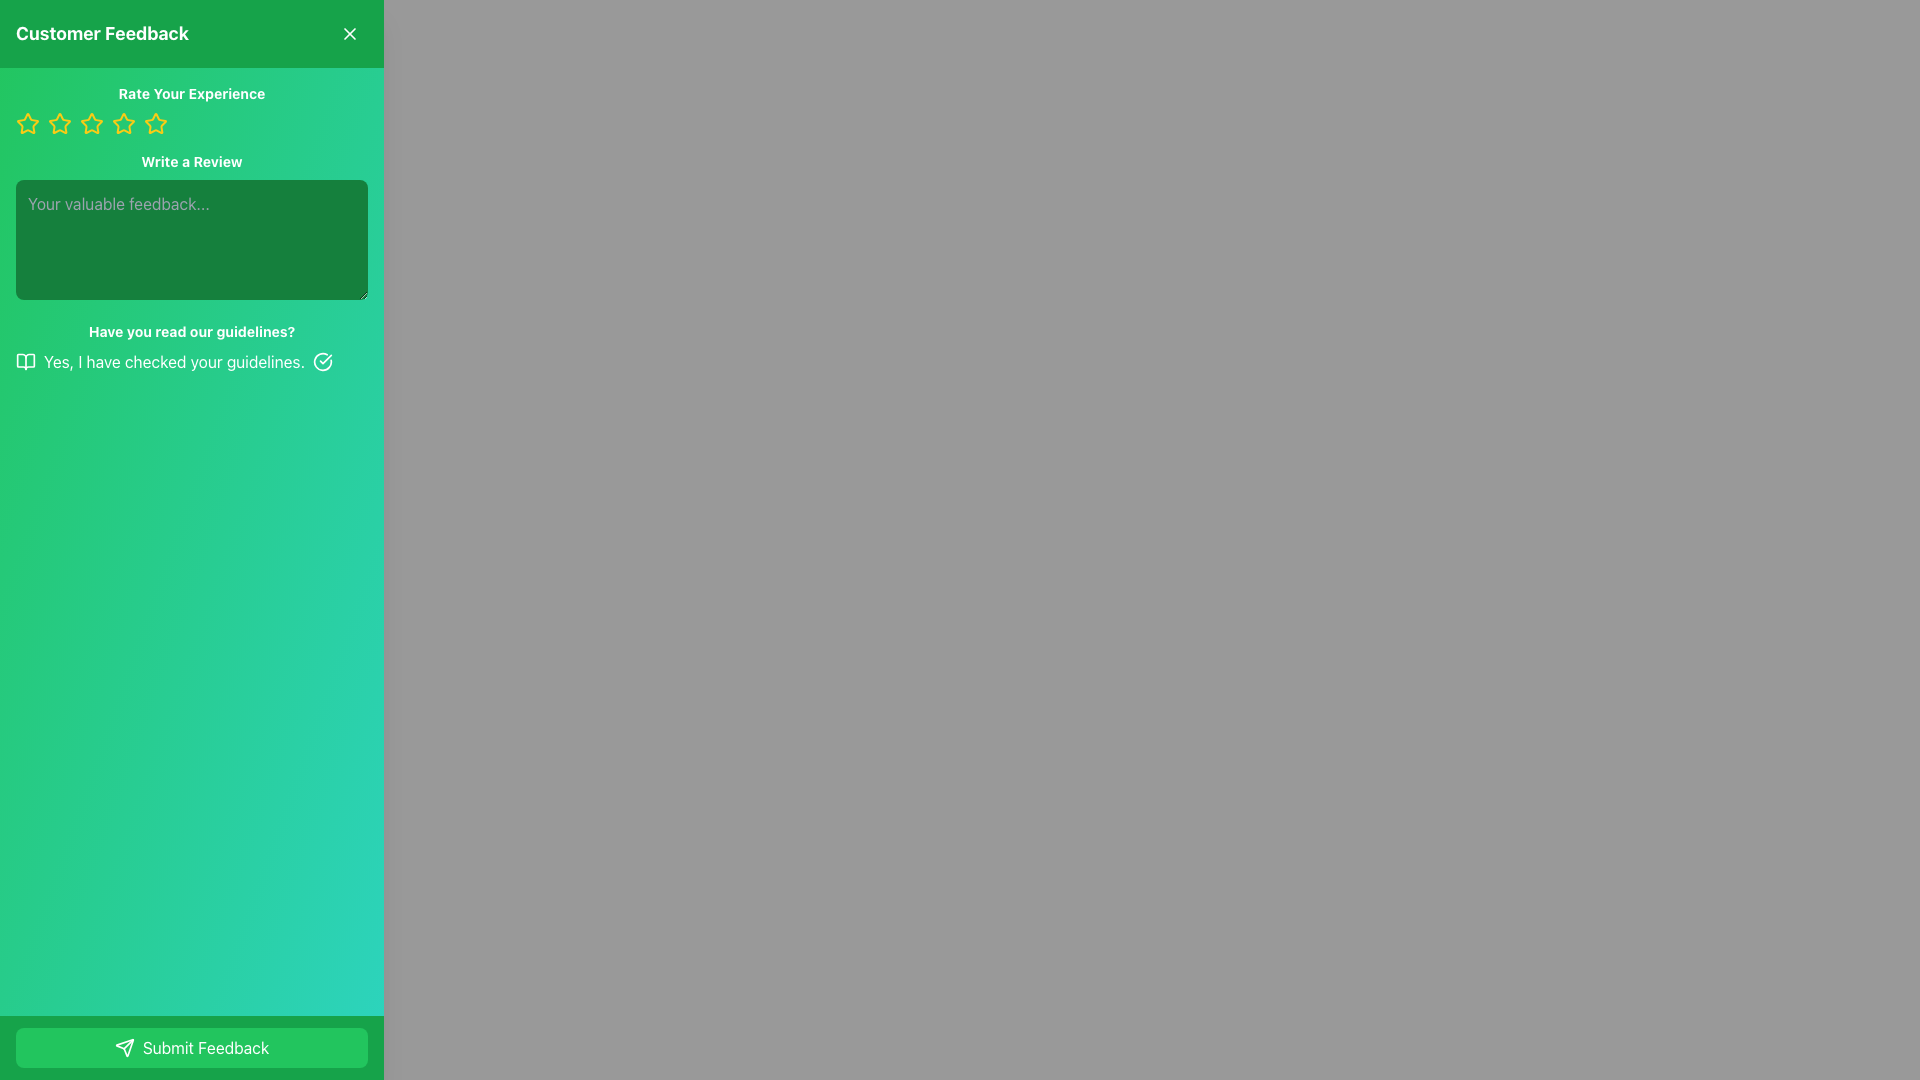  What do you see at coordinates (90, 123) in the screenshot?
I see `the third yellow star-shaped rating icon in the 'Rate Your Experience' section` at bounding box center [90, 123].